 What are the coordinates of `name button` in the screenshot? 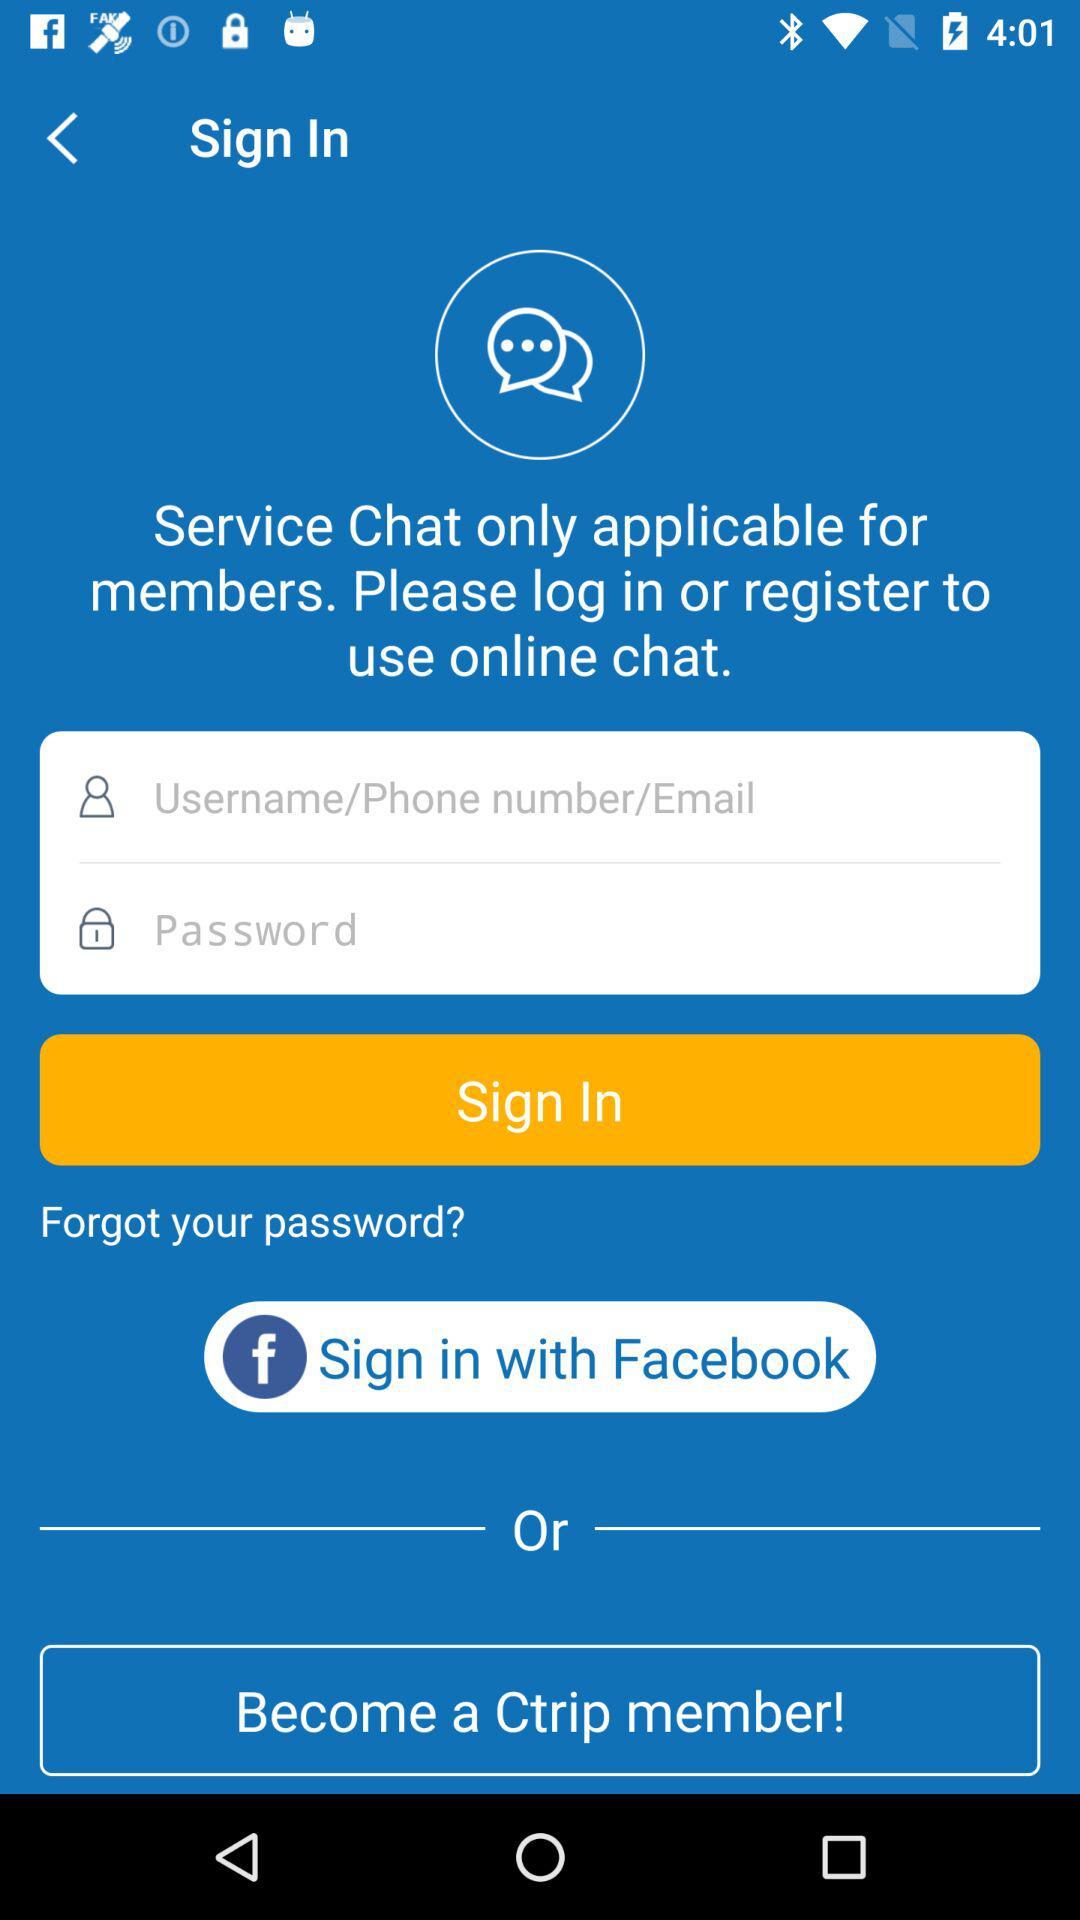 It's located at (540, 795).